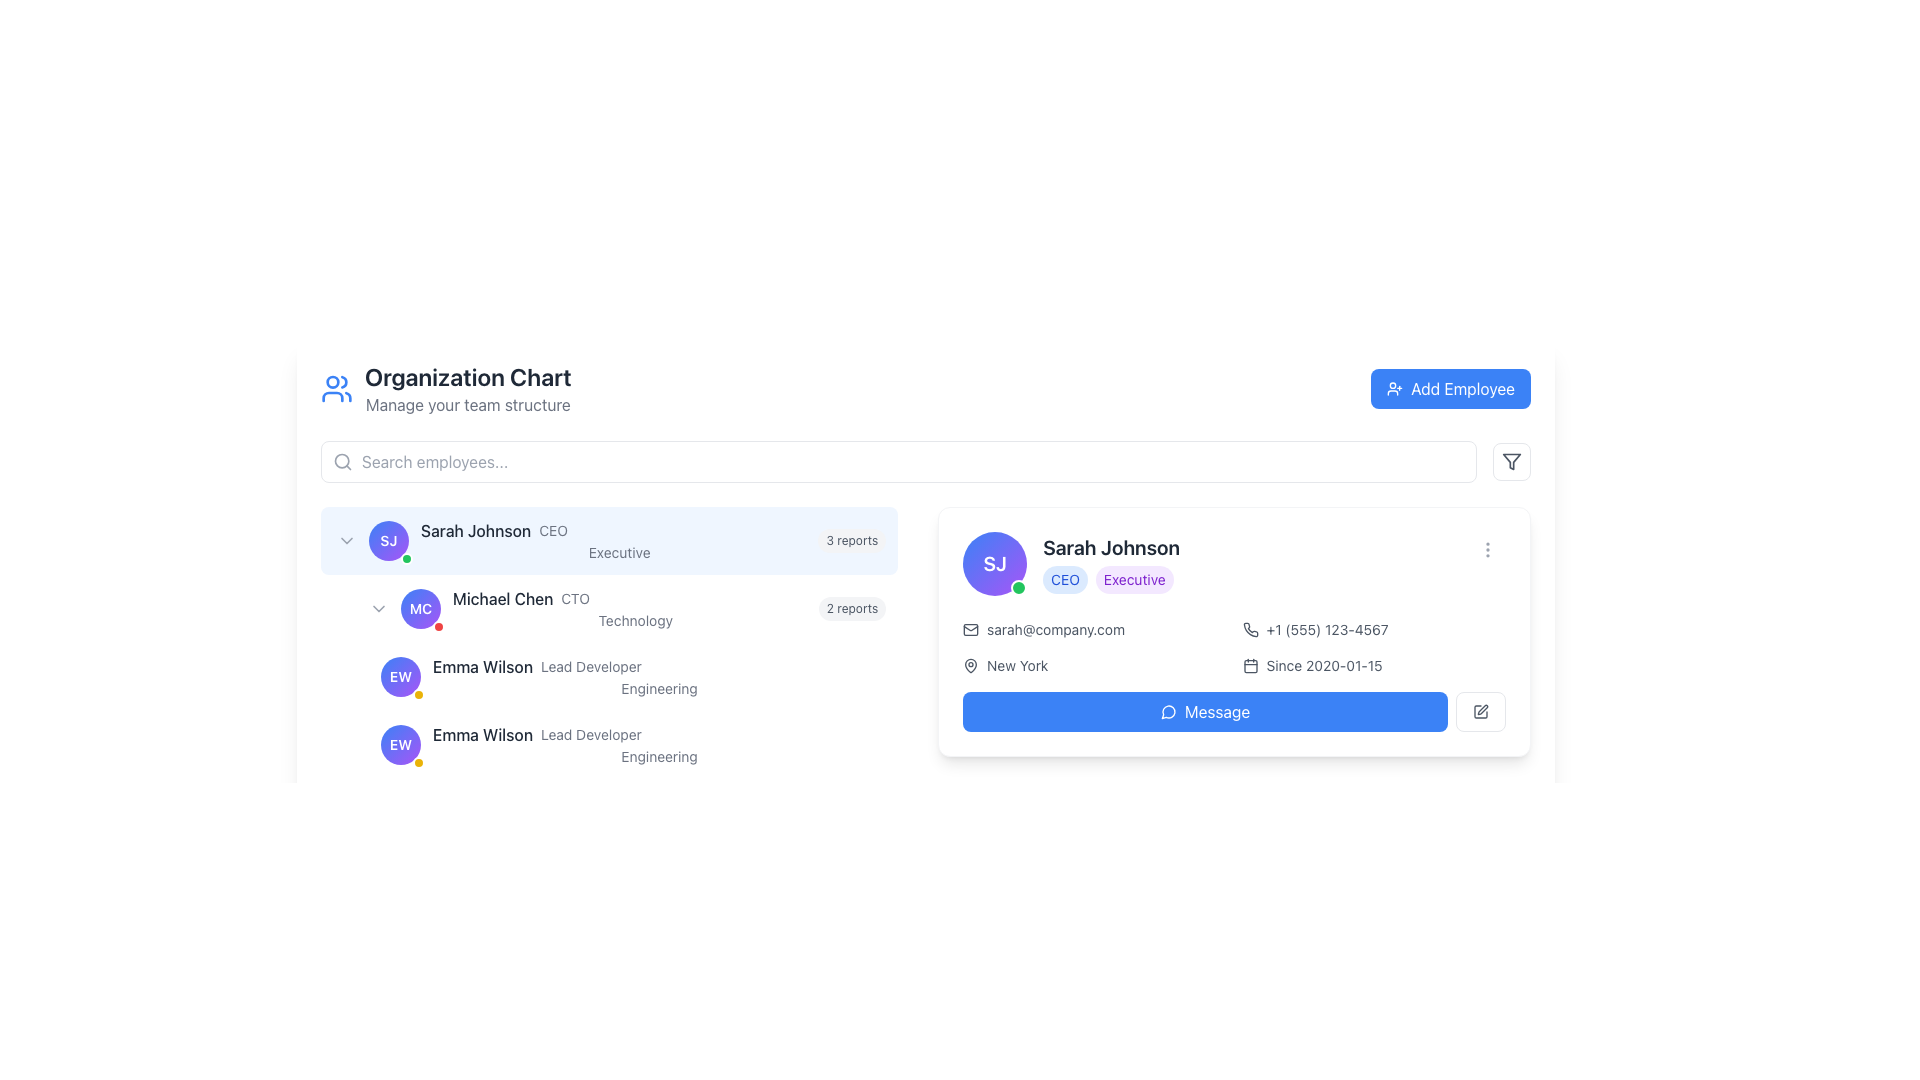 The height and width of the screenshot is (1080, 1920). What do you see at coordinates (659, 756) in the screenshot?
I see `the Static text label displaying 'Engineering', which is located under the name 'Emma Wilson' and title 'Lead Developer' in the organization chart` at bounding box center [659, 756].